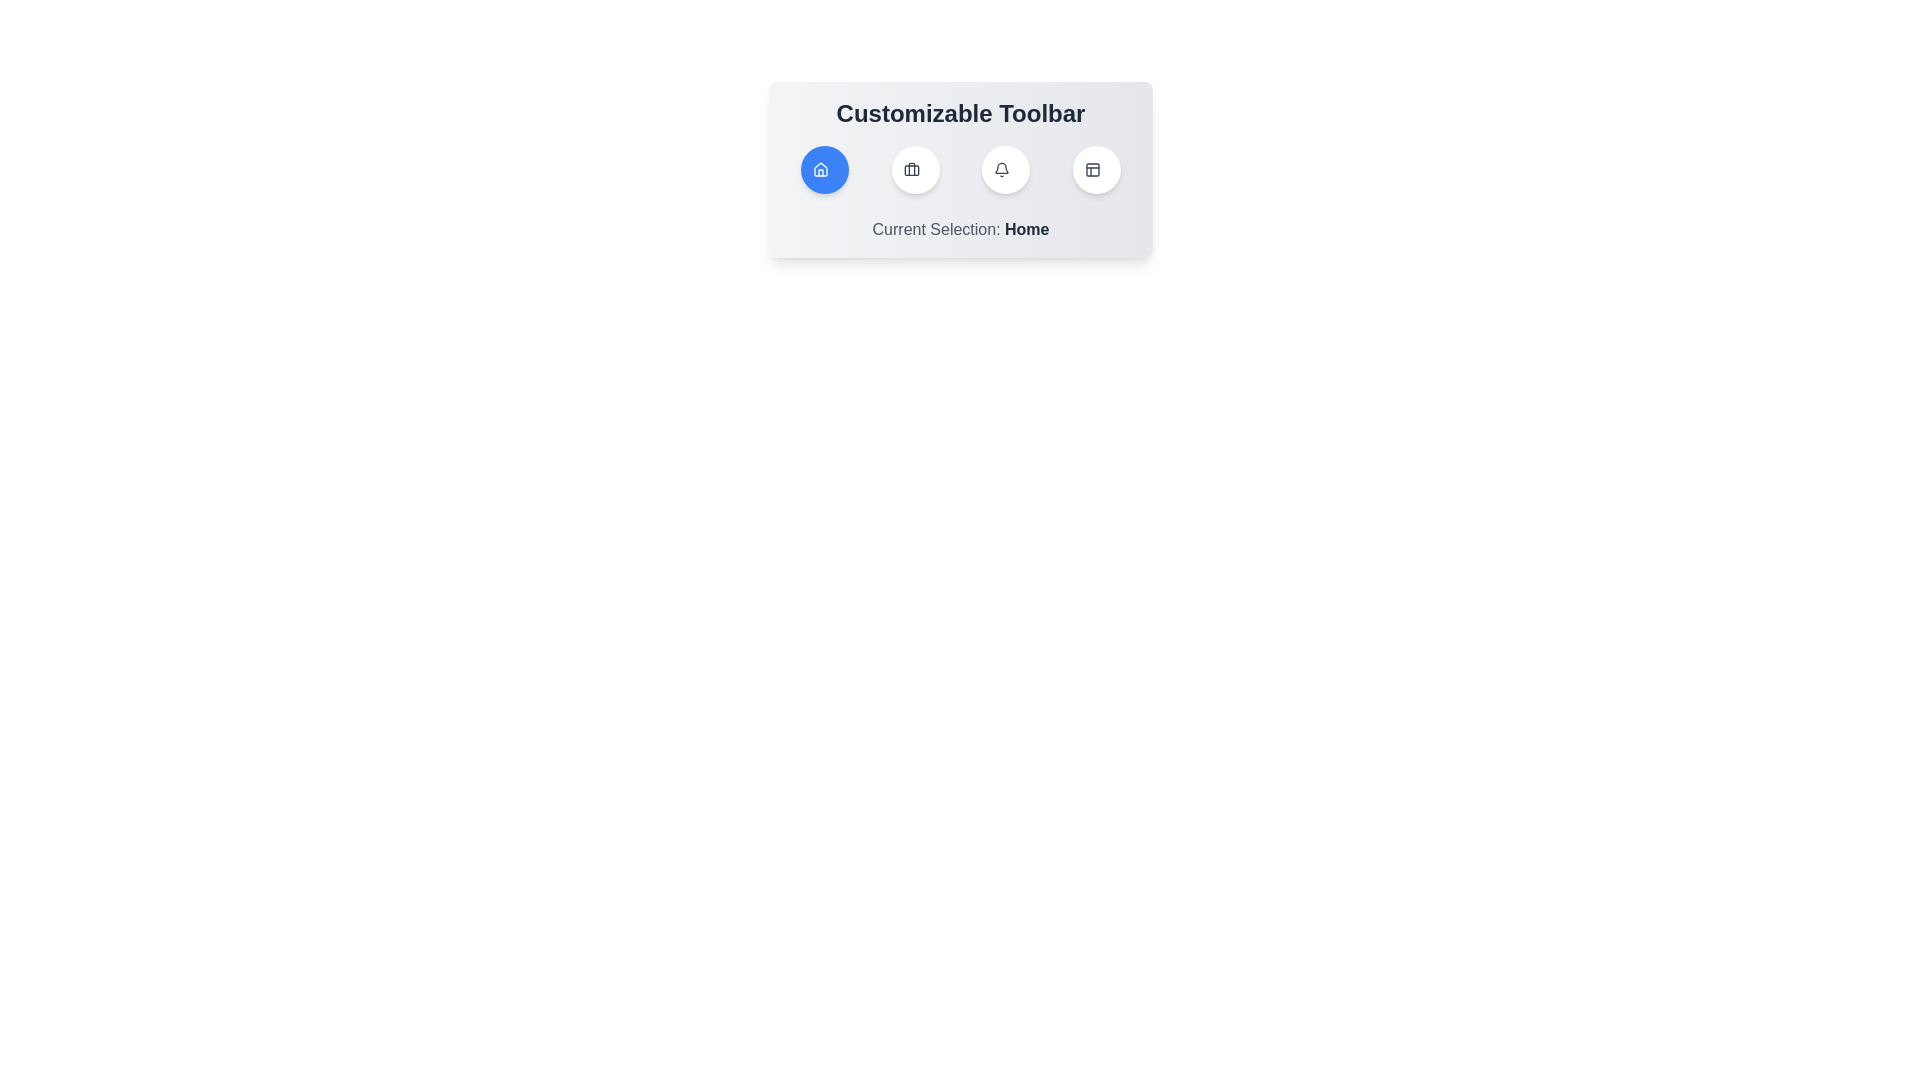 This screenshot has width=1920, height=1080. I want to click on the white house icon, which is part of a circular blue button representing the 'Home' button, so click(820, 168).